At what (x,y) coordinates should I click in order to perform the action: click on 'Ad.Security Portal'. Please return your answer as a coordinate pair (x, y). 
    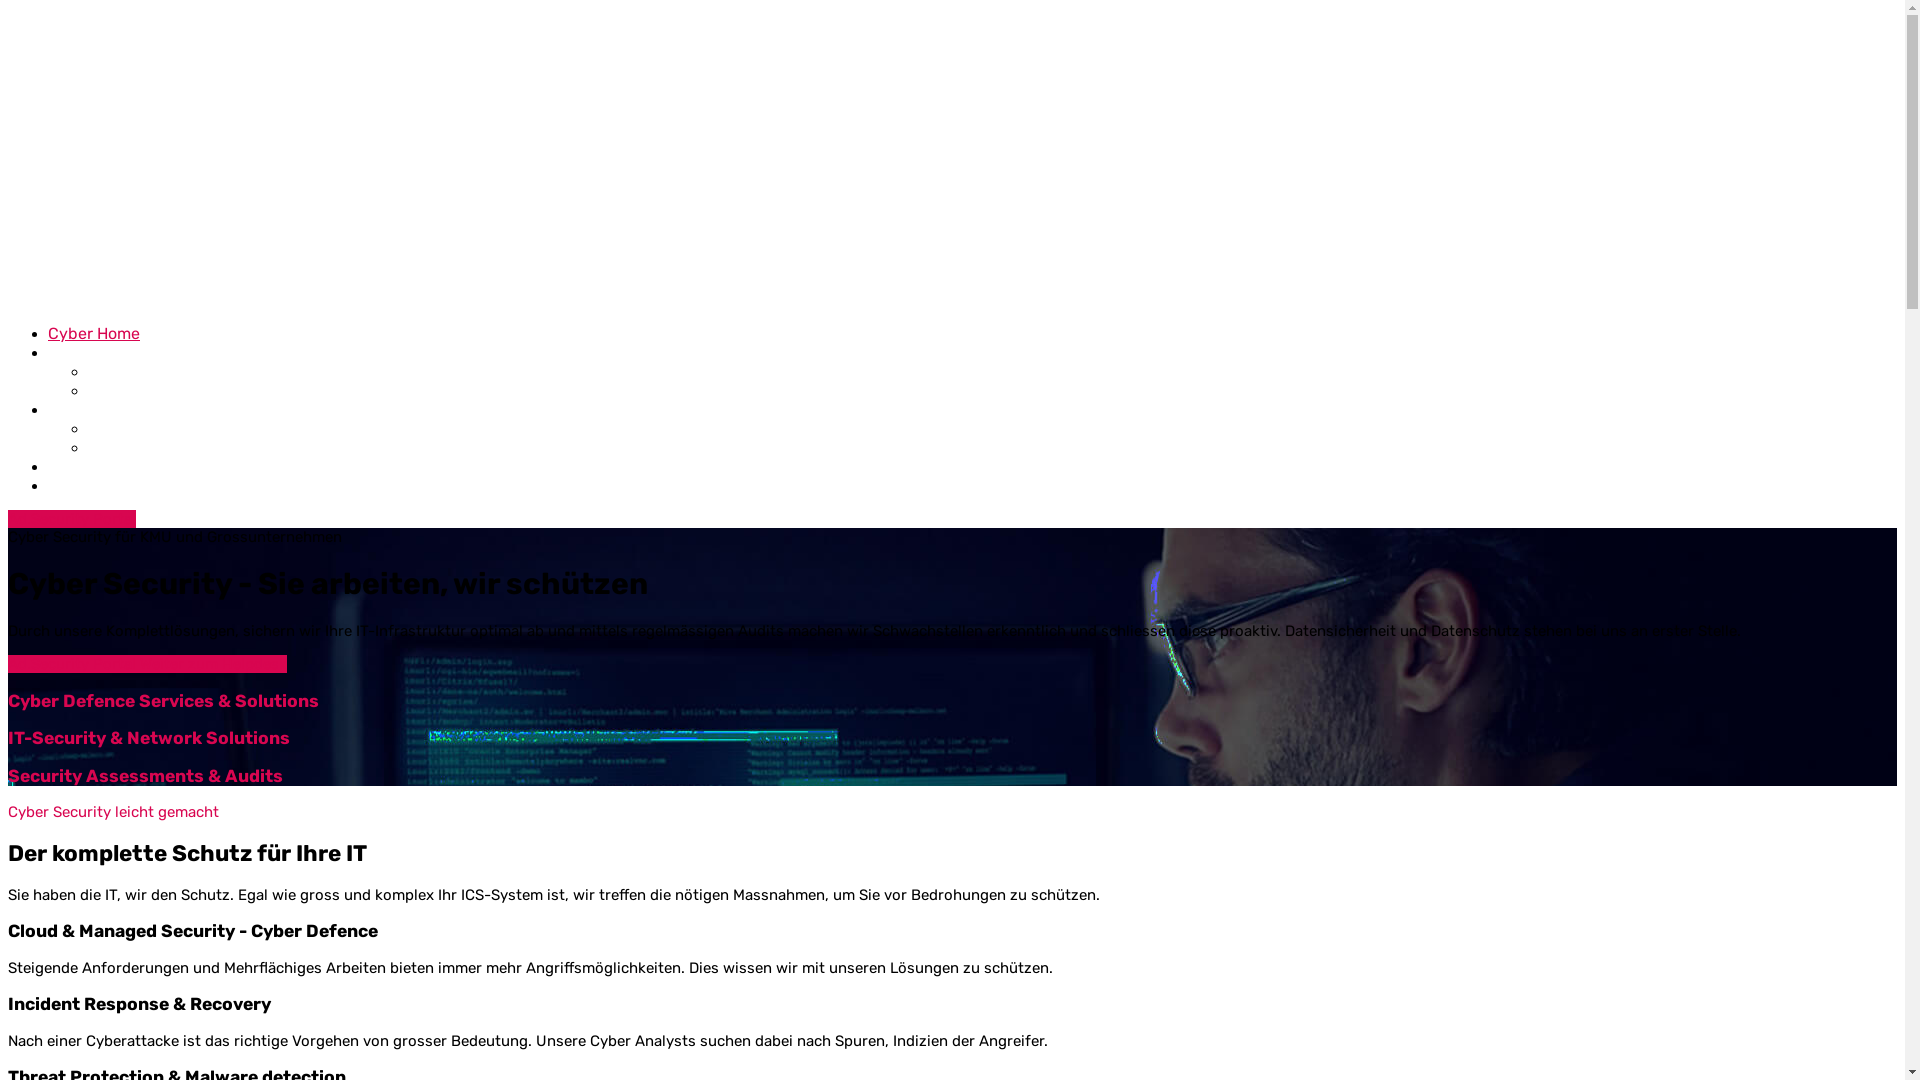
    Looking at the image, I should click on (72, 518).